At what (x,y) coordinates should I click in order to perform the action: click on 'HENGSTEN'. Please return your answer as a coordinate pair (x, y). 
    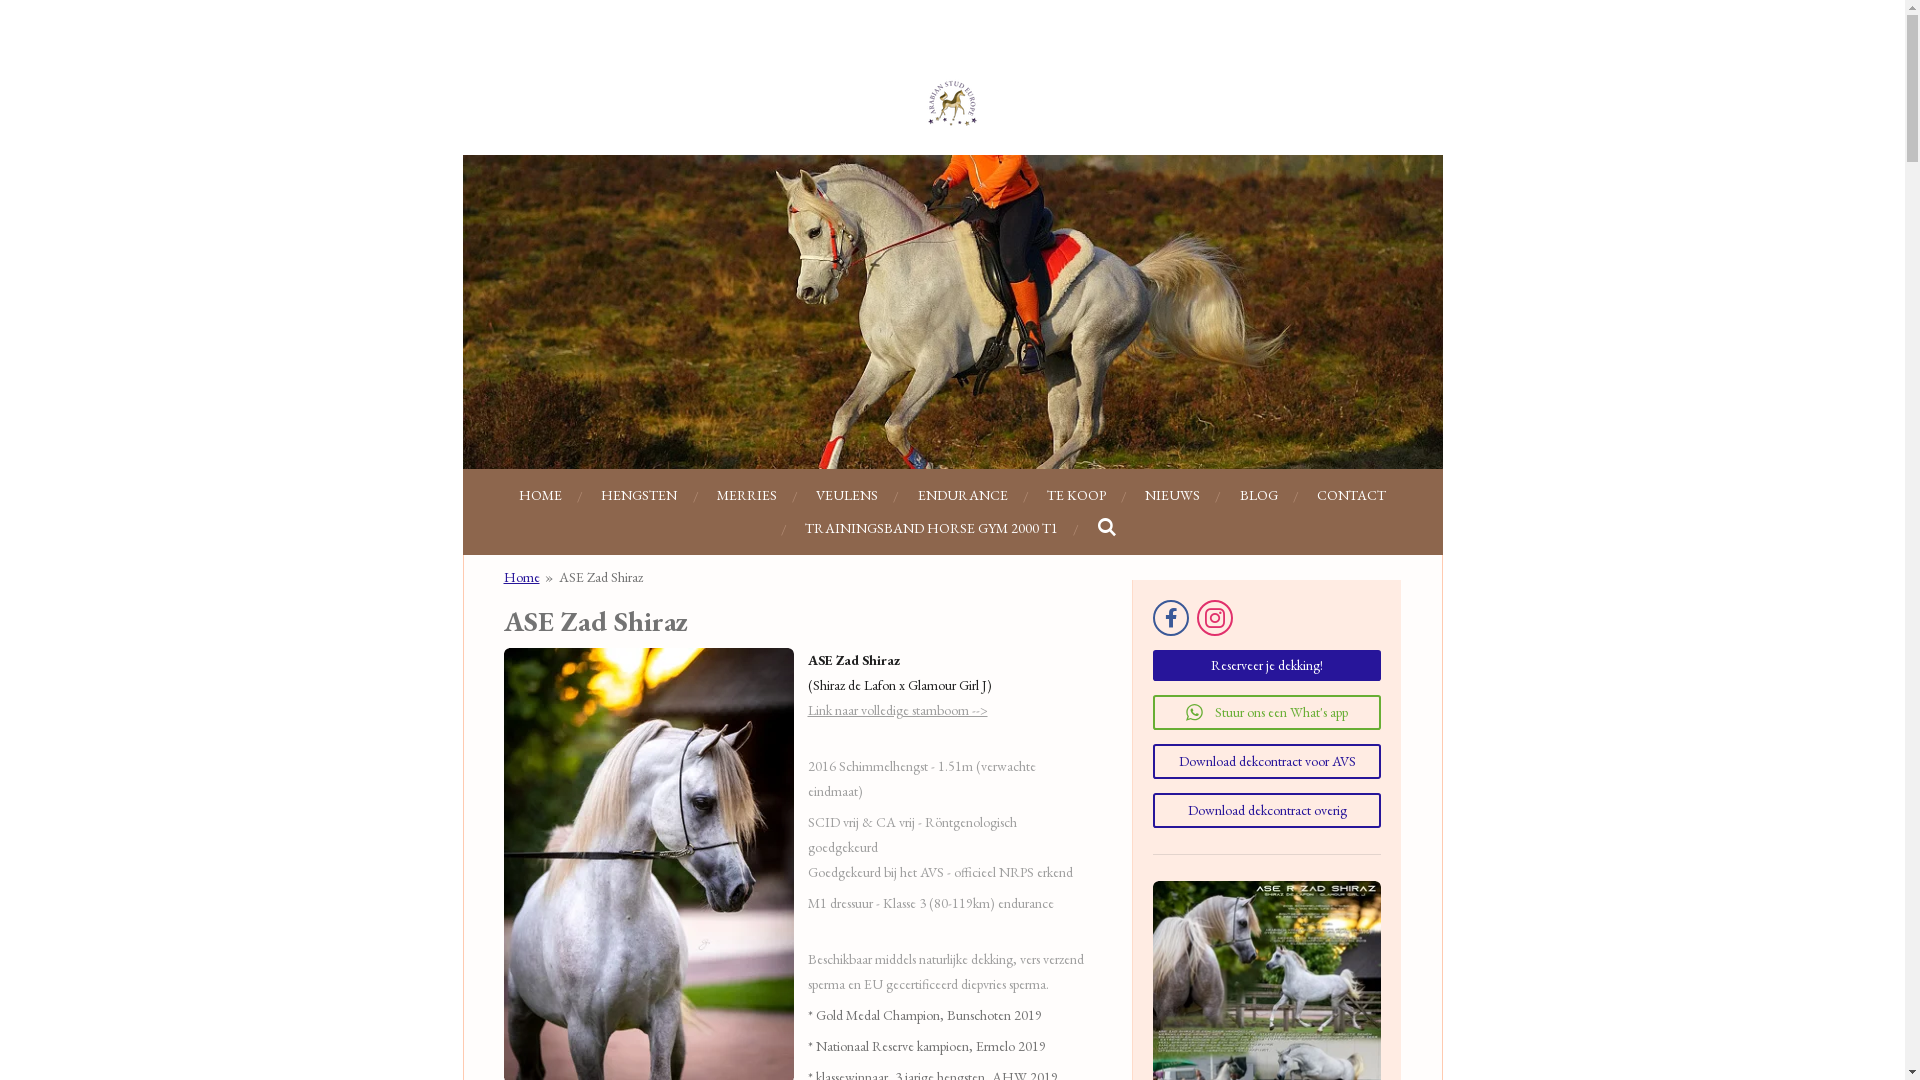
    Looking at the image, I should click on (637, 495).